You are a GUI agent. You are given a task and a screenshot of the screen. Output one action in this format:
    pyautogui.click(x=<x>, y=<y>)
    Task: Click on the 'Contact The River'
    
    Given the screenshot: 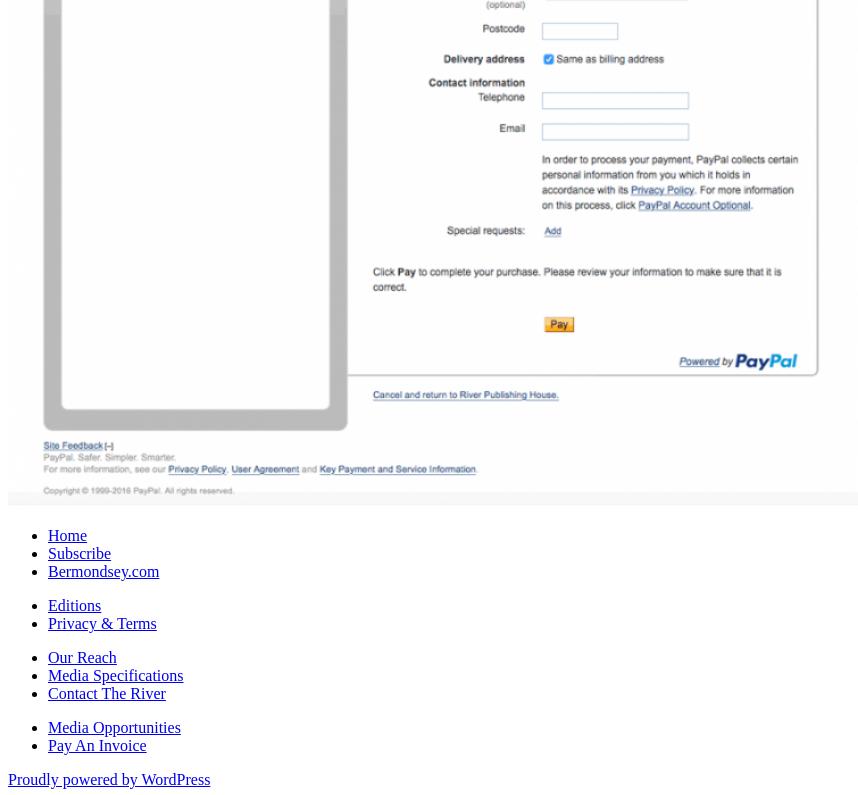 What is the action you would take?
    pyautogui.click(x=106, y=692)
    